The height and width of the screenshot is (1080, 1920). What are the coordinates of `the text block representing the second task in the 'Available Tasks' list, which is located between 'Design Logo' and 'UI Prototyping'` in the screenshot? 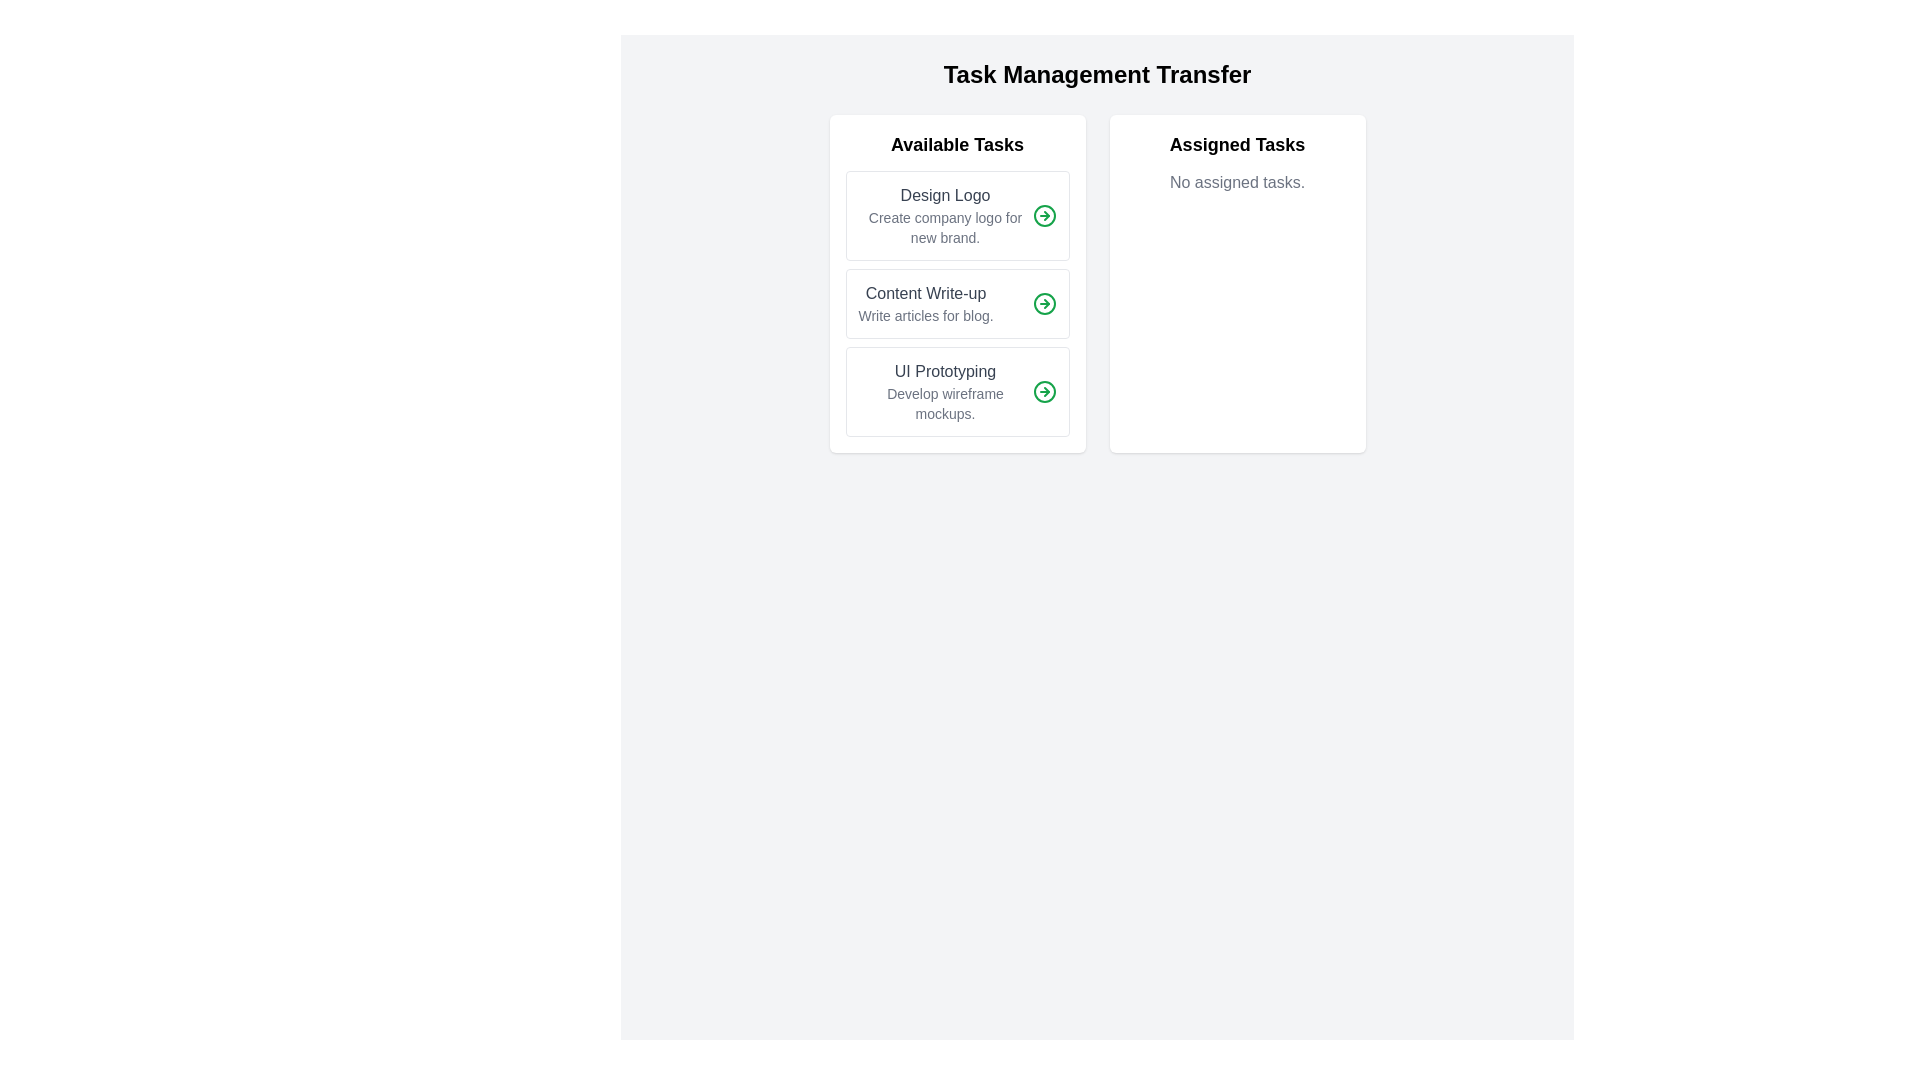 It's located at (925, 304).